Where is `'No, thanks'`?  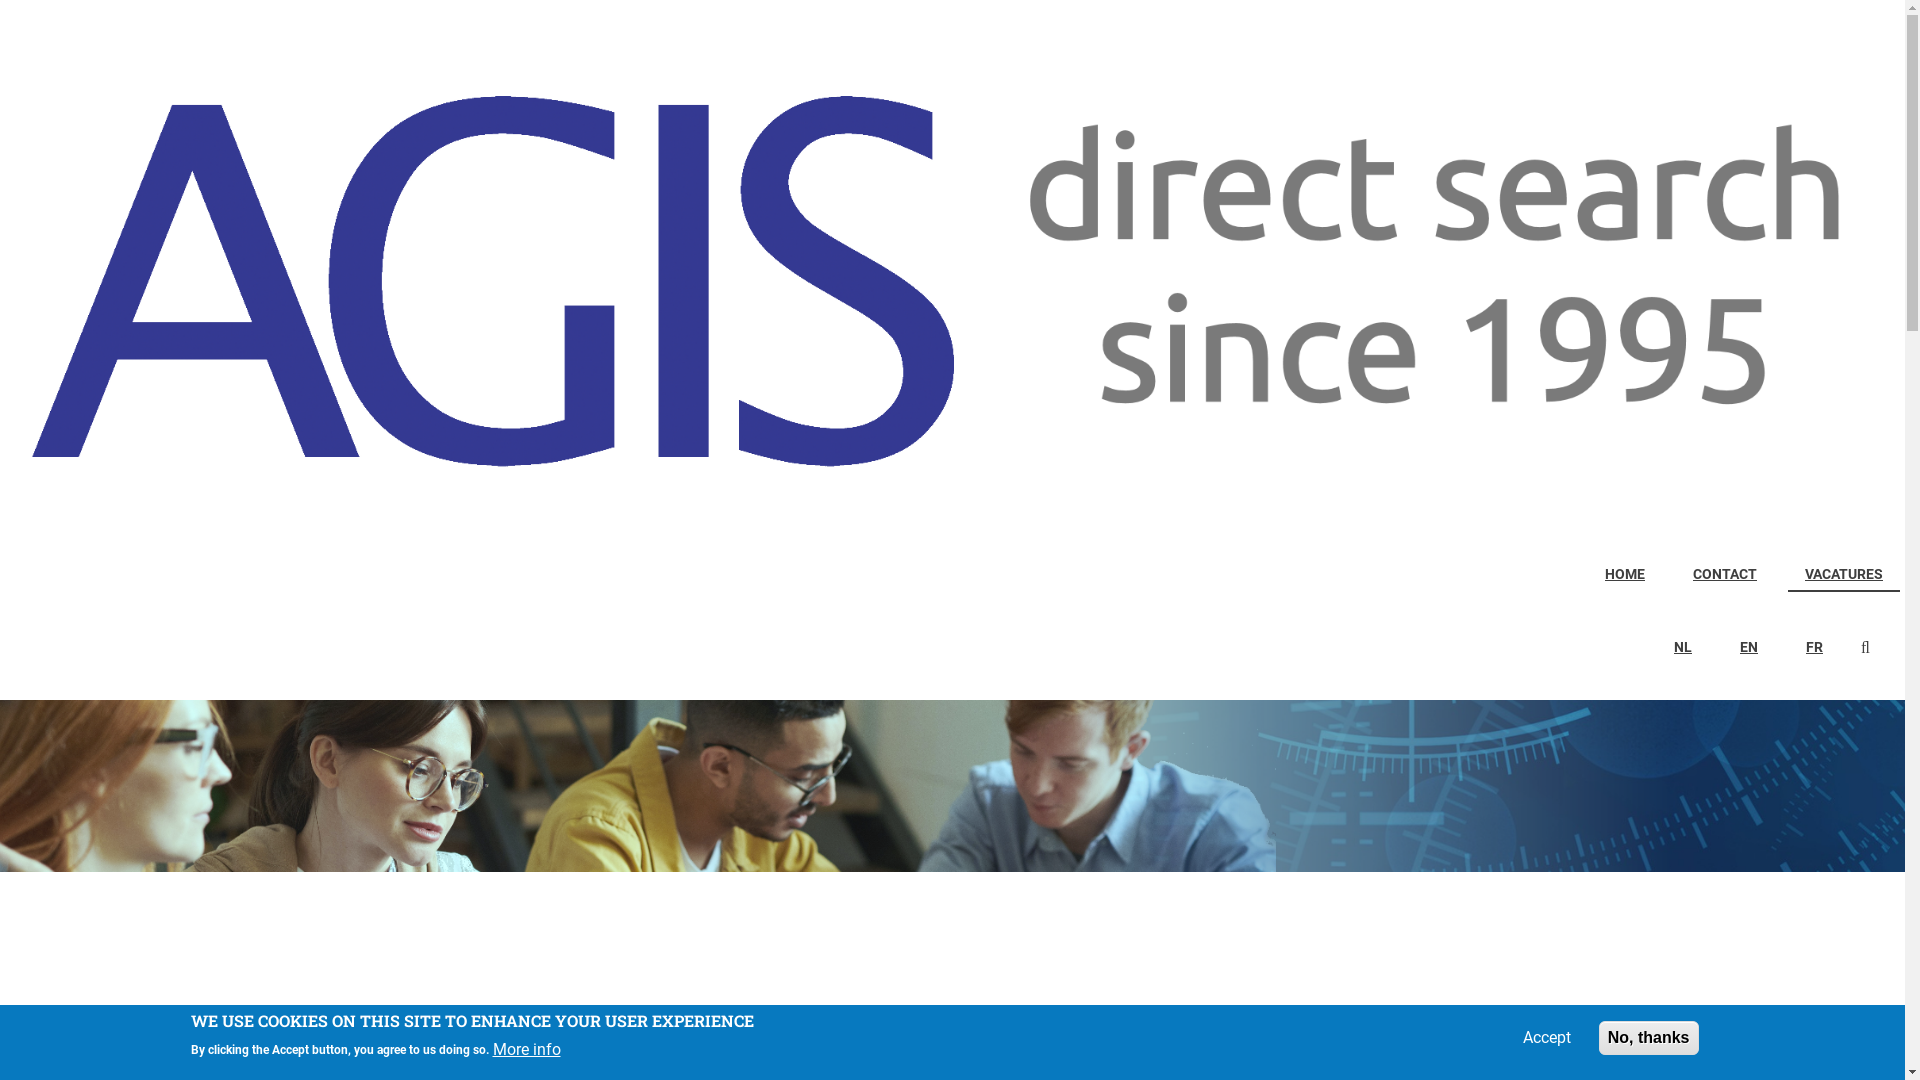
'No, thanks' is located at coordinates (1649, 1037).